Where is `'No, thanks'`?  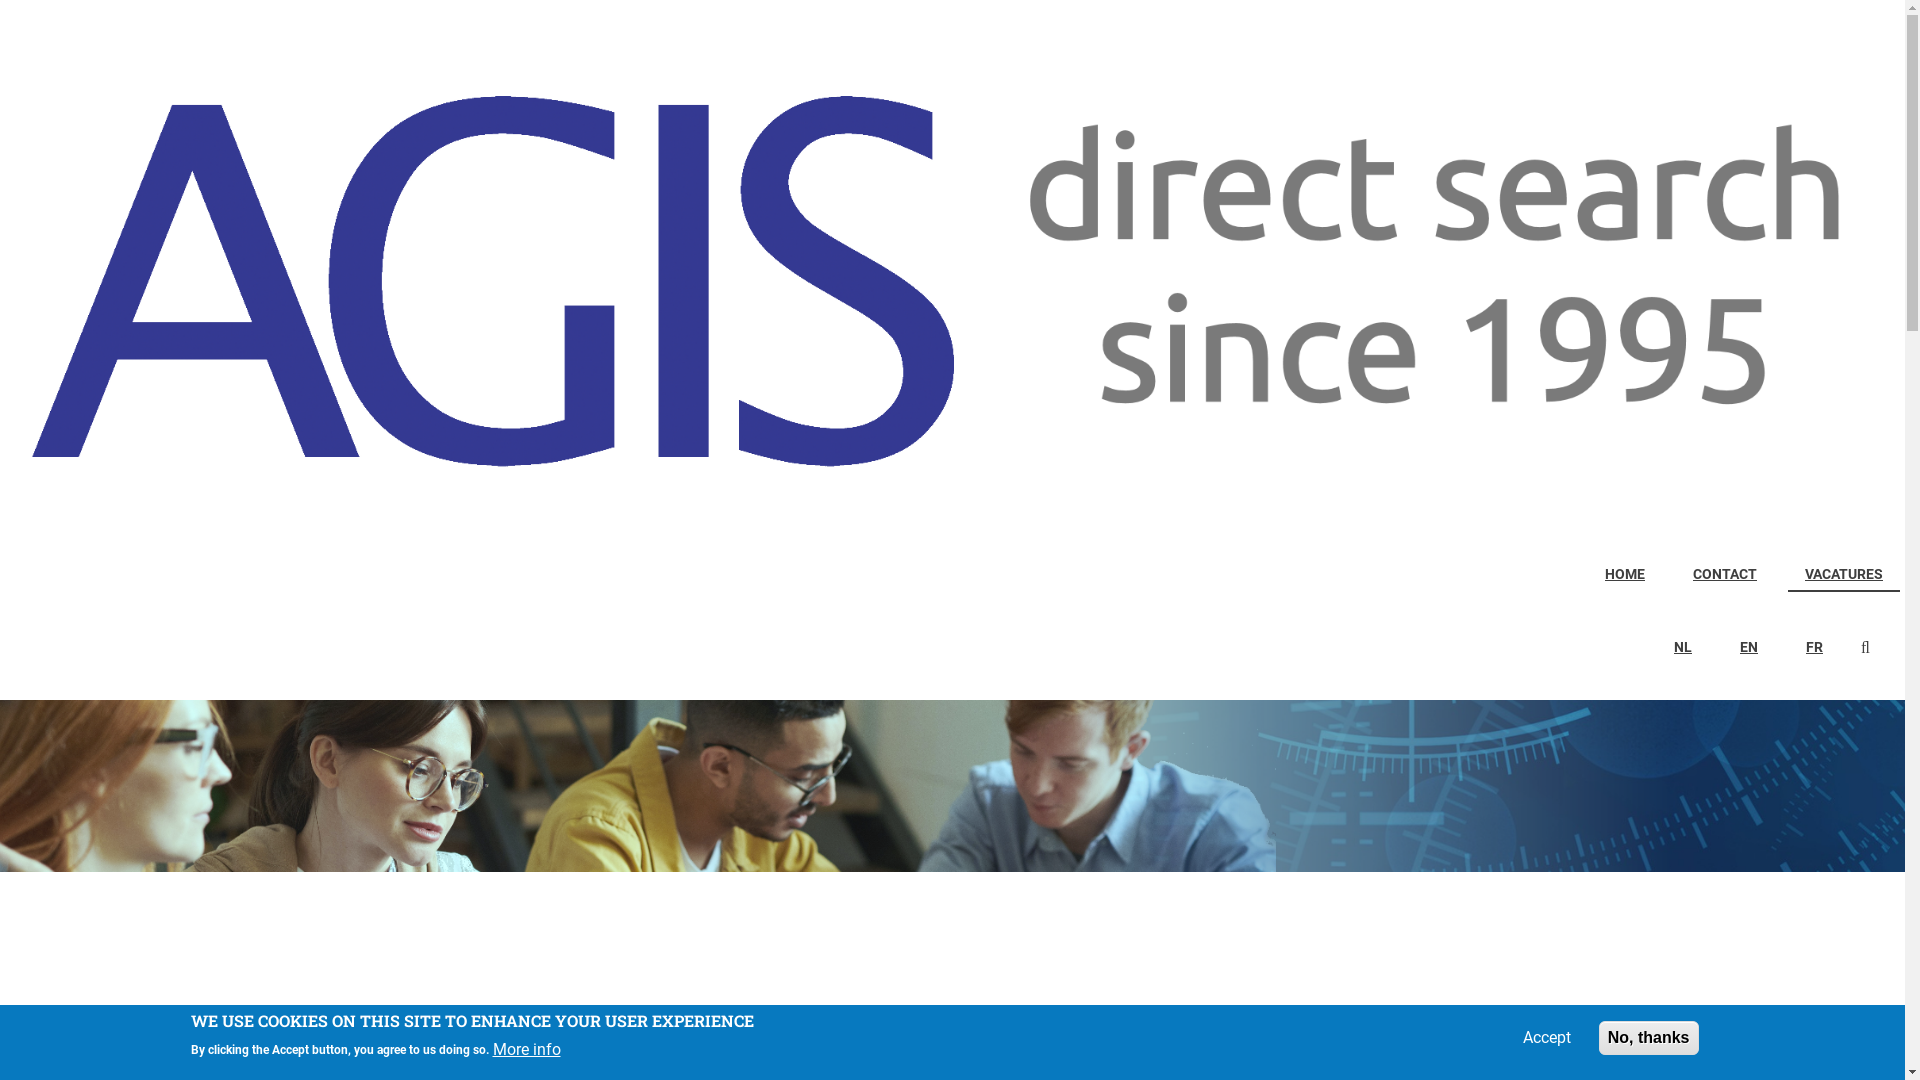
'No, thanks' is located at coordinates (1649, 1037).